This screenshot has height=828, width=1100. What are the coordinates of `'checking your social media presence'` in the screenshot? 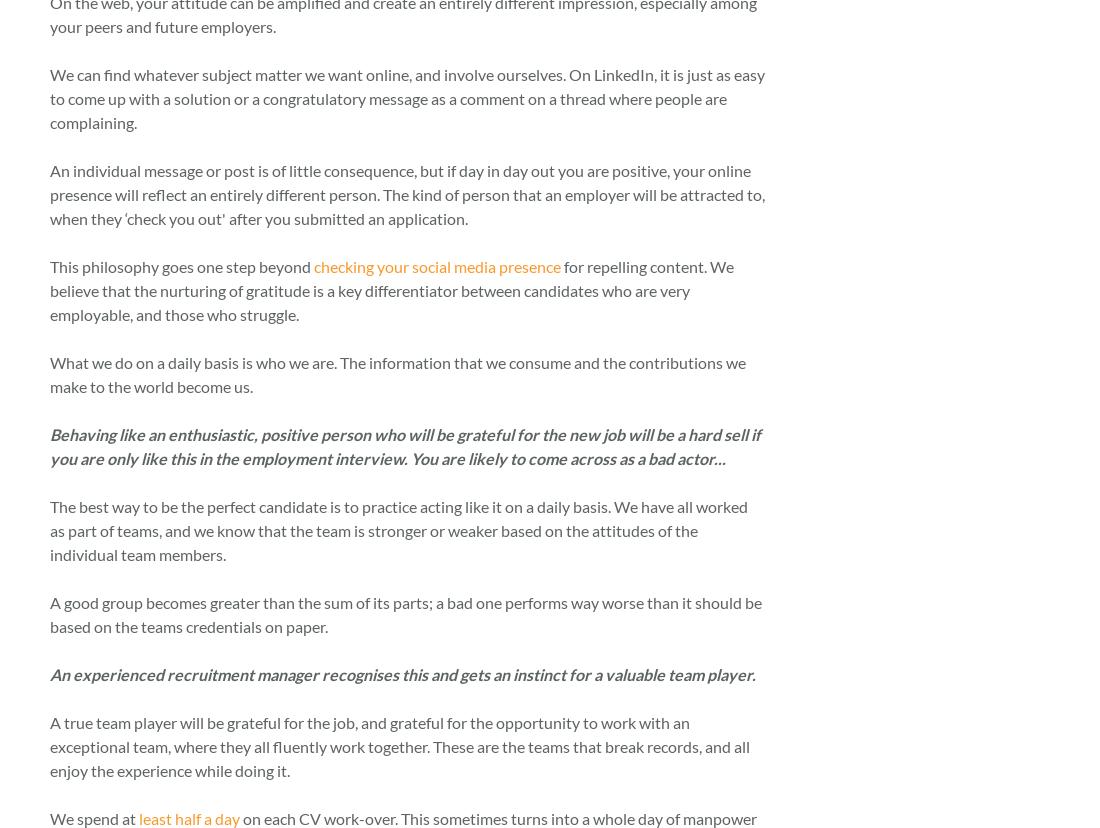 It's located at (436, 264).